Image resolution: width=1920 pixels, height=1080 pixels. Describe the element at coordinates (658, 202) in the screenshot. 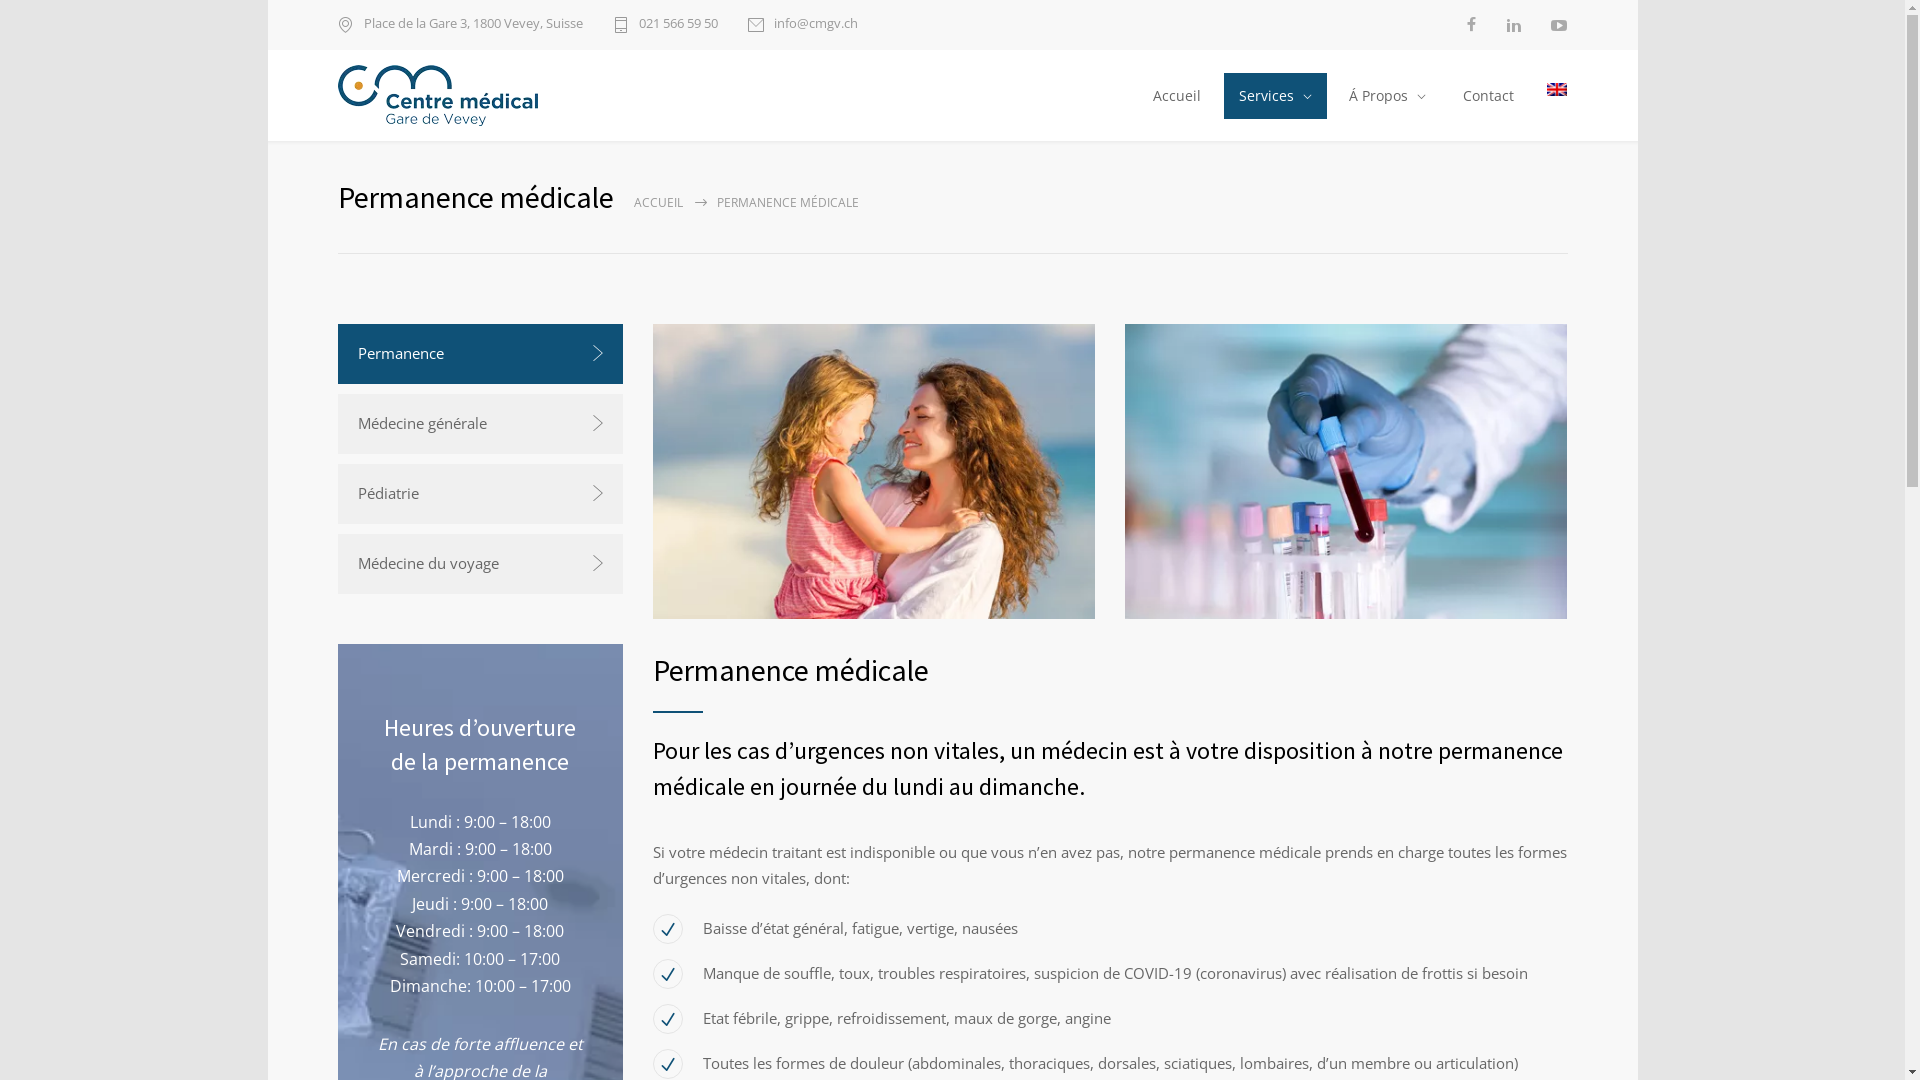

I see `'ACCUEIL'` at that location.